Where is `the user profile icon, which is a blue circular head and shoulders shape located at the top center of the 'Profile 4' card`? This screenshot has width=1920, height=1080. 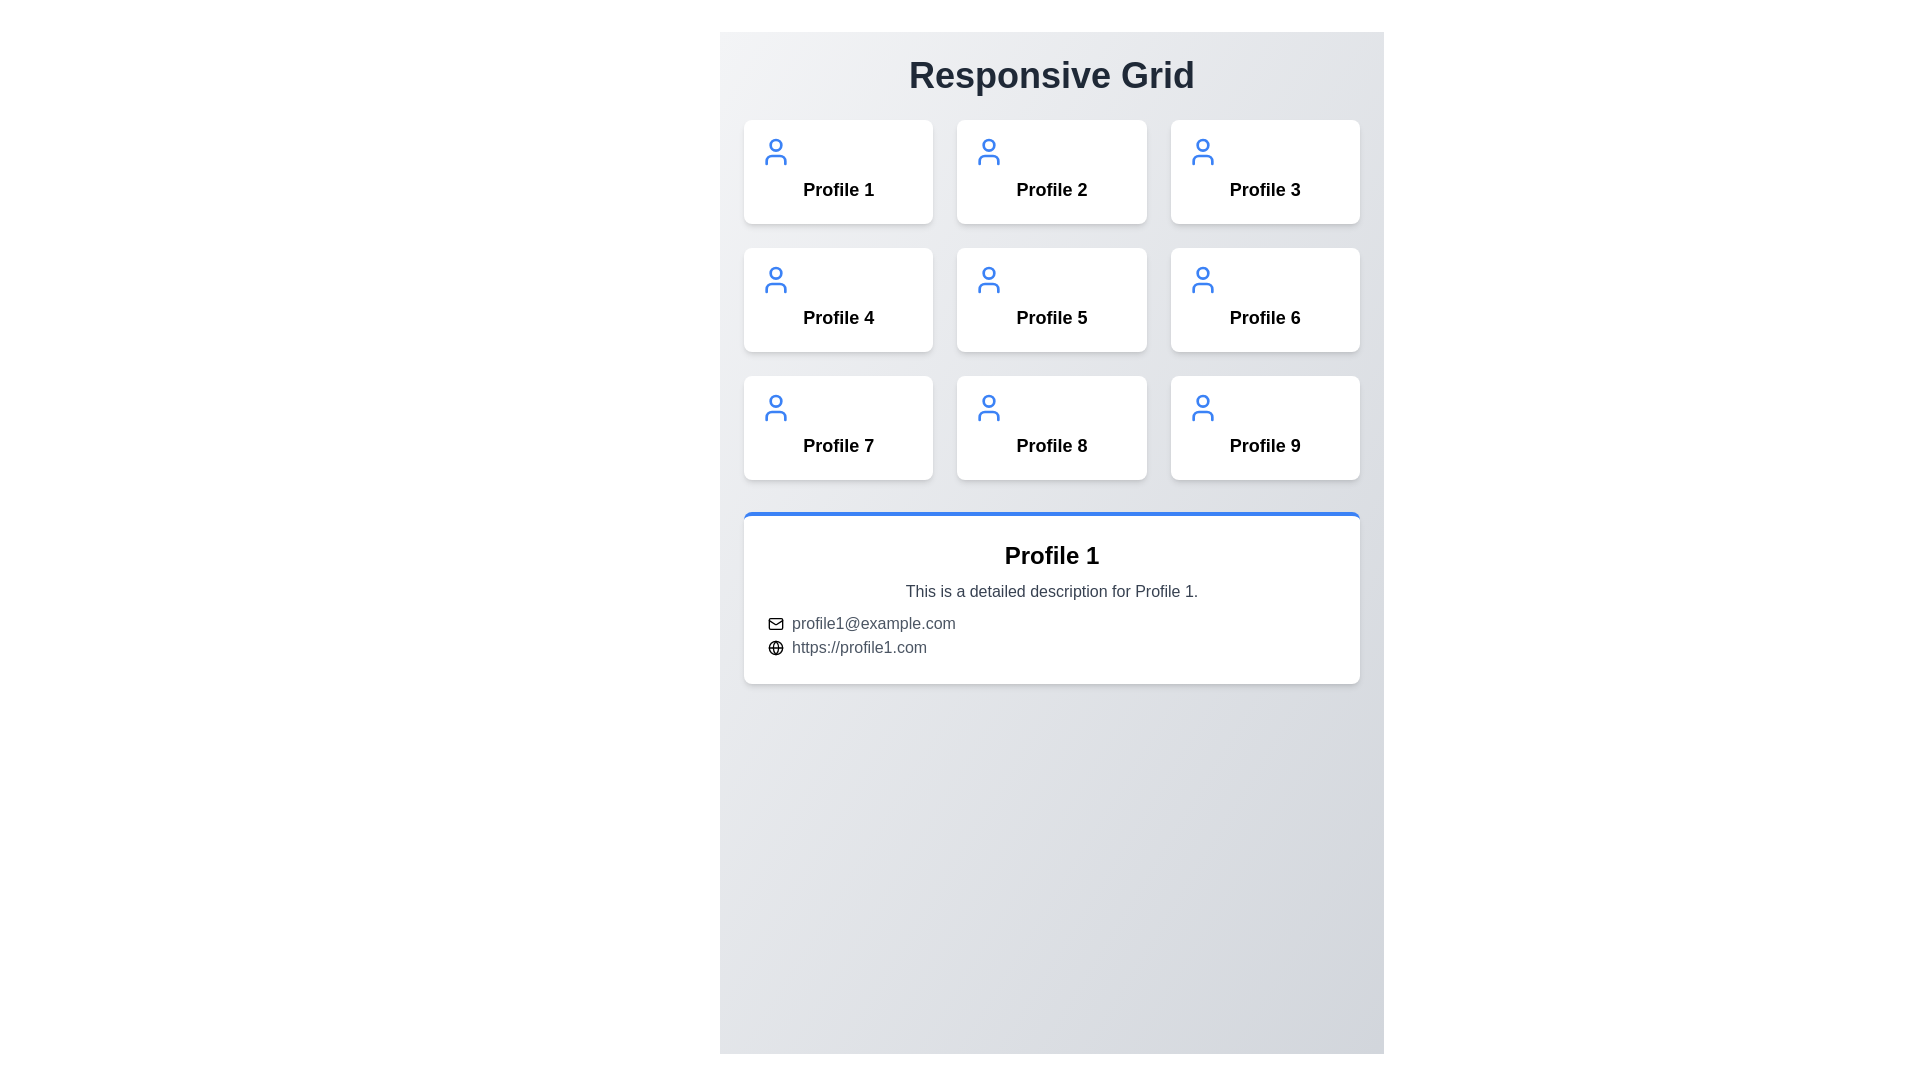 the user profile icon, which is a blue circular head and shoulders shape located at the top center of the 'Profile 4' card is located at coordinates (775, 280).